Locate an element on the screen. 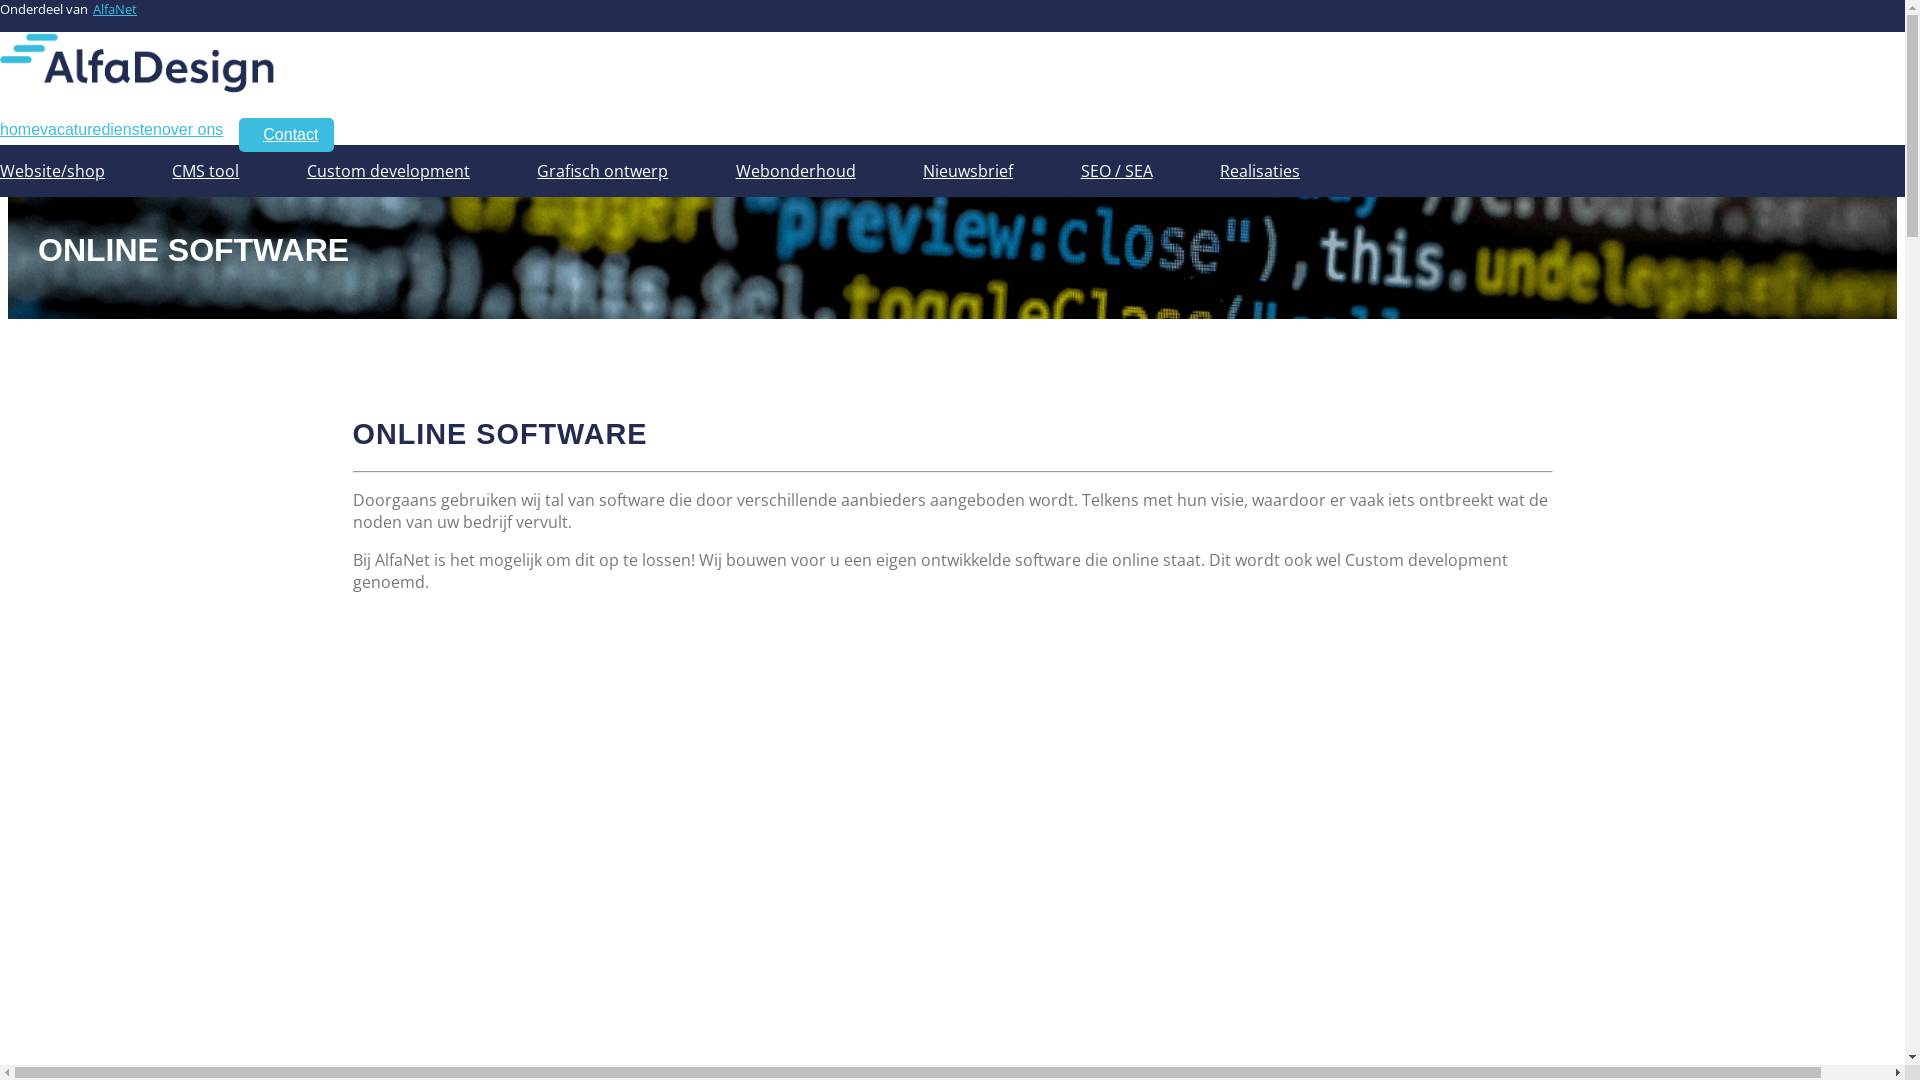  'home' is located at coordinates (0, 129).